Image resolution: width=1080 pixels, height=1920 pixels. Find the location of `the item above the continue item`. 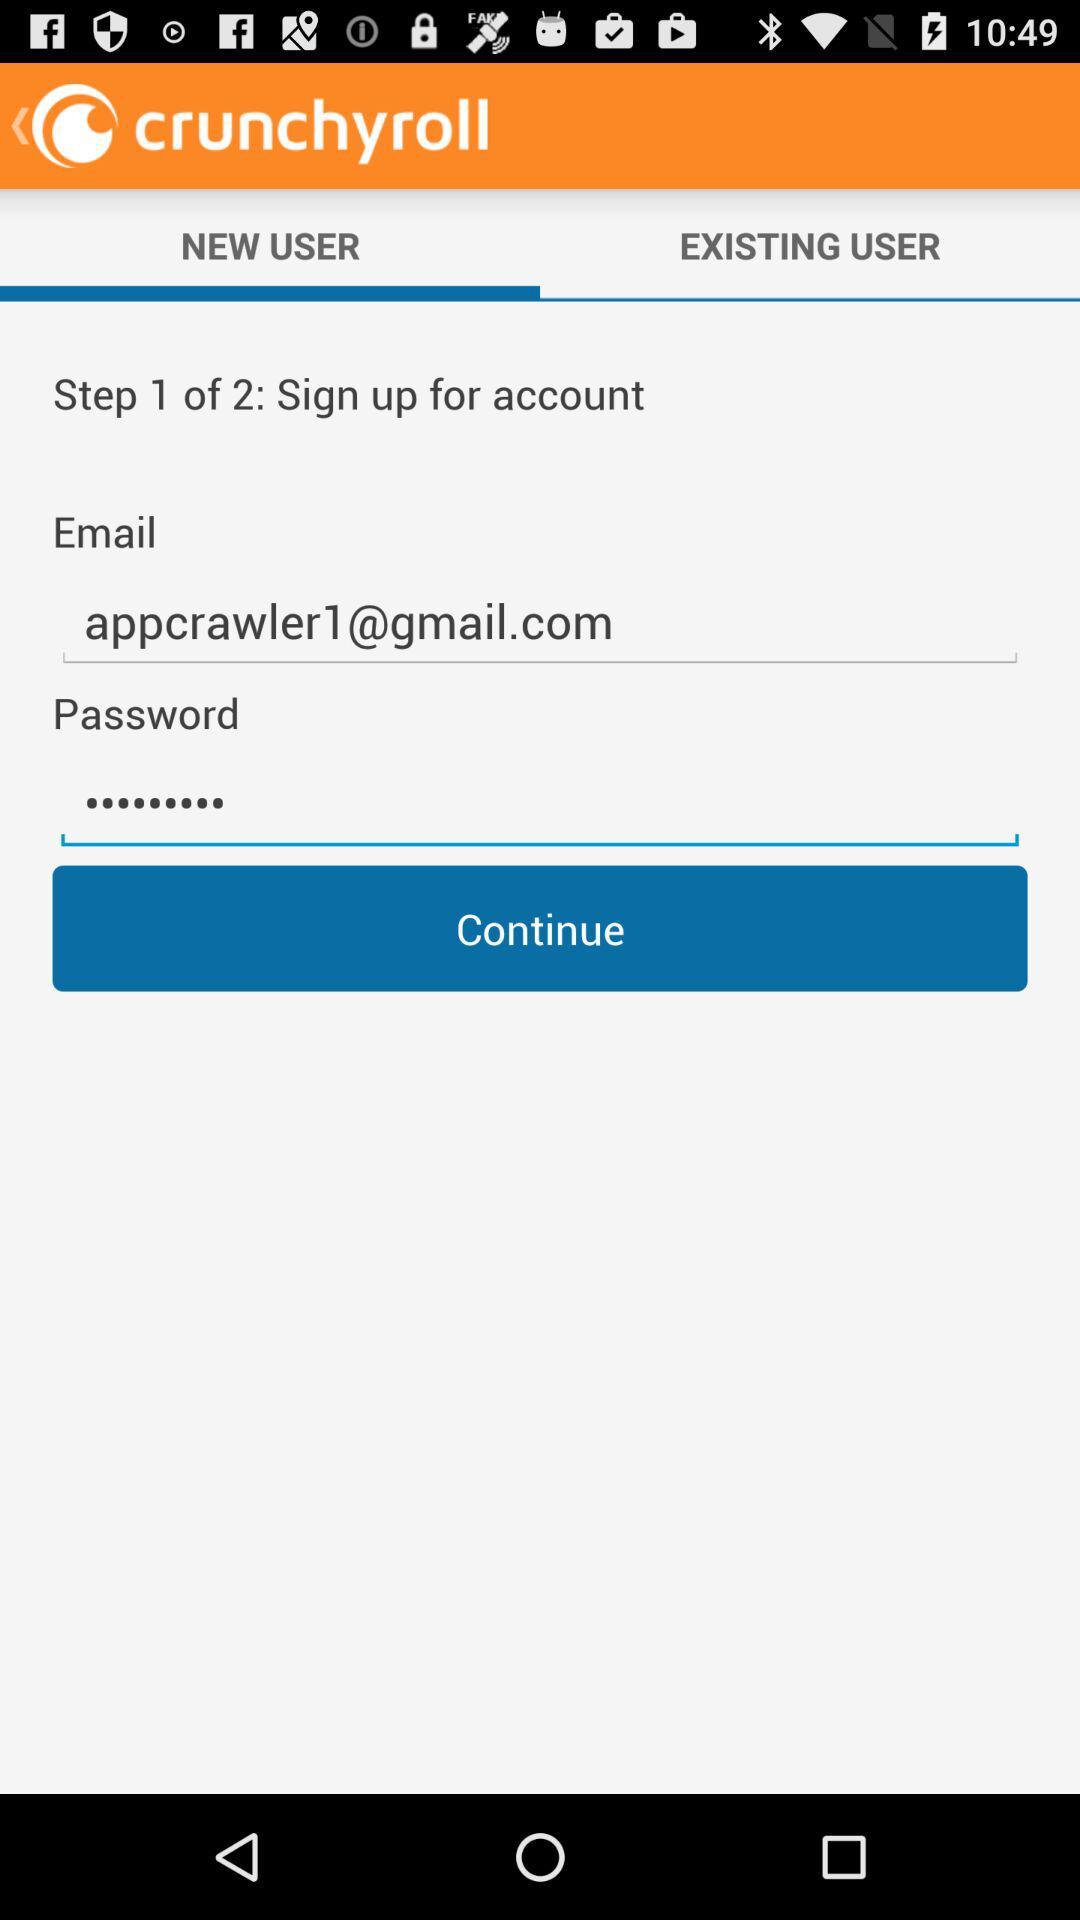

the item above the continue item is located at coordinates (540, 803).